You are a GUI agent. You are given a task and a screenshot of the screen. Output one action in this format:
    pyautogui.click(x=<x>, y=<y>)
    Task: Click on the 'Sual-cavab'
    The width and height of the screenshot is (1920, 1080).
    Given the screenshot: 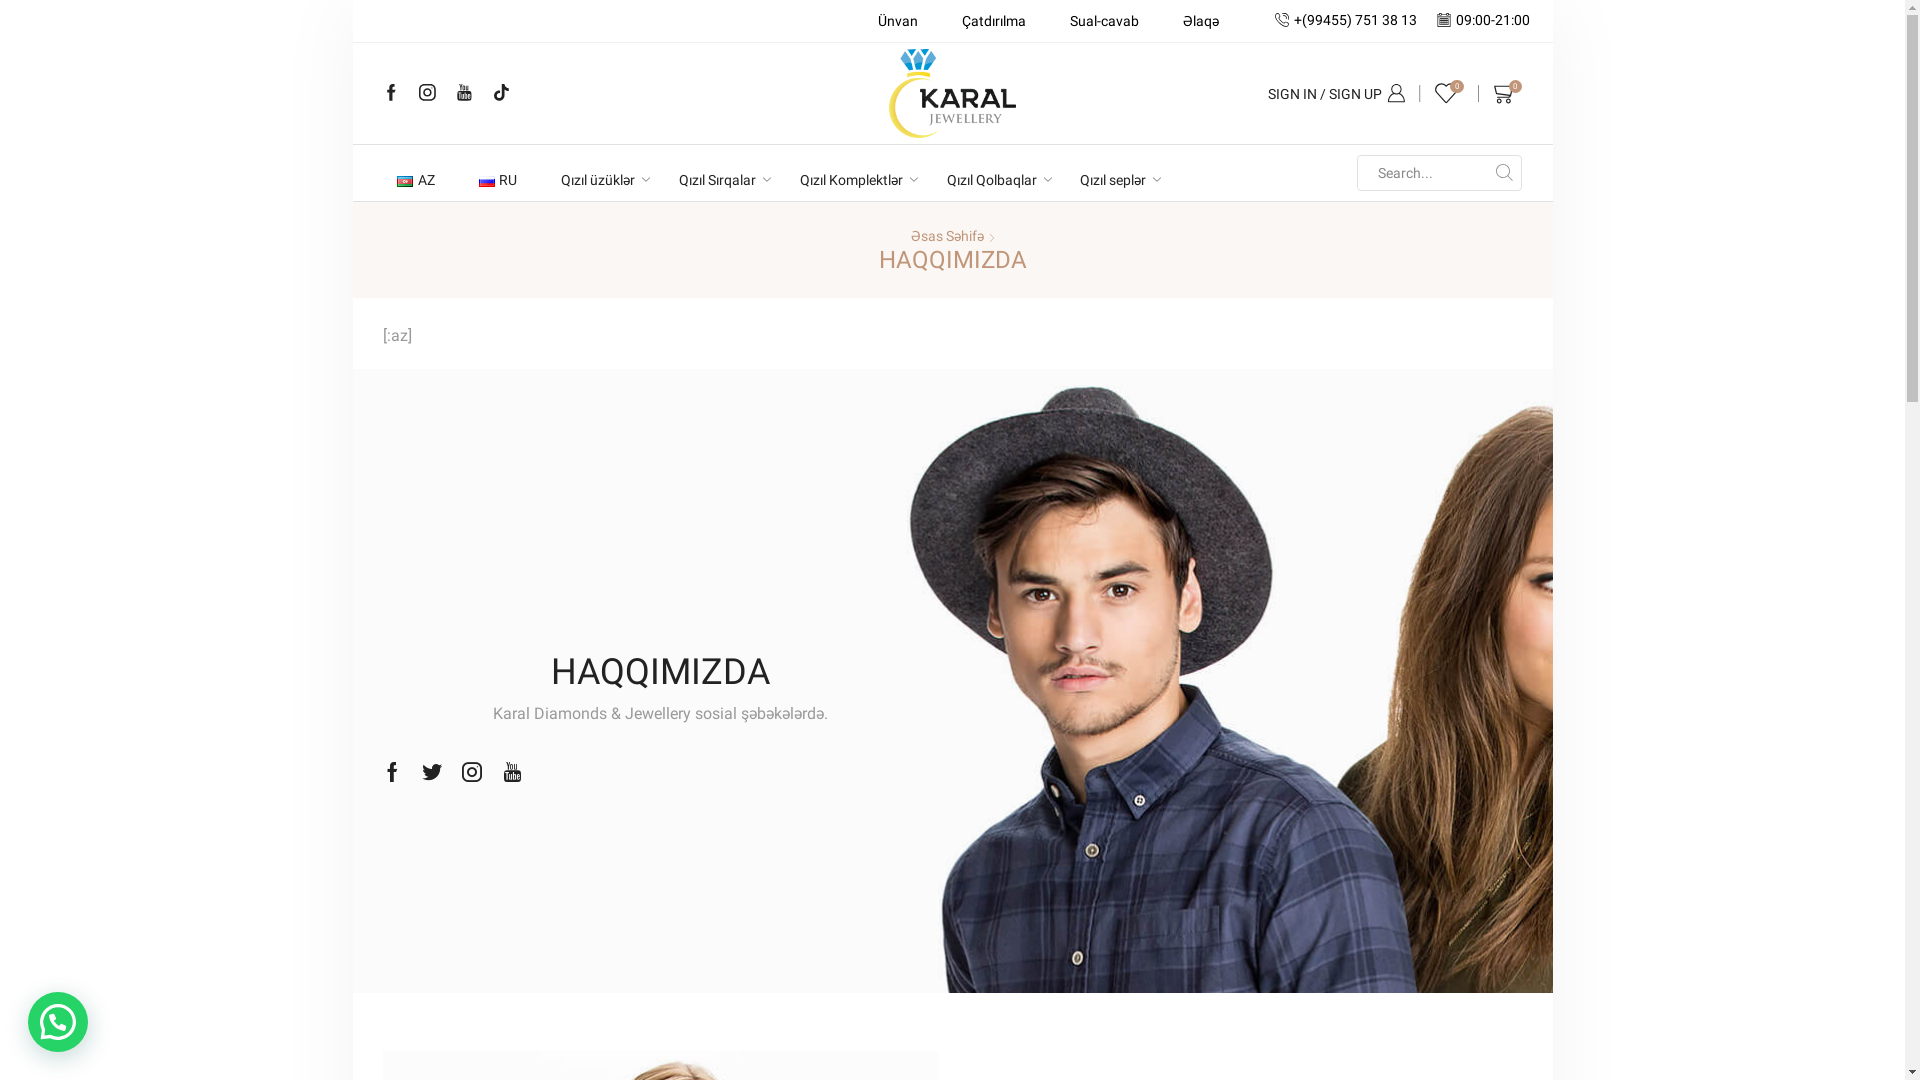 What is the action you would take?
    pyautogui.click(x=1054, y=20)
    